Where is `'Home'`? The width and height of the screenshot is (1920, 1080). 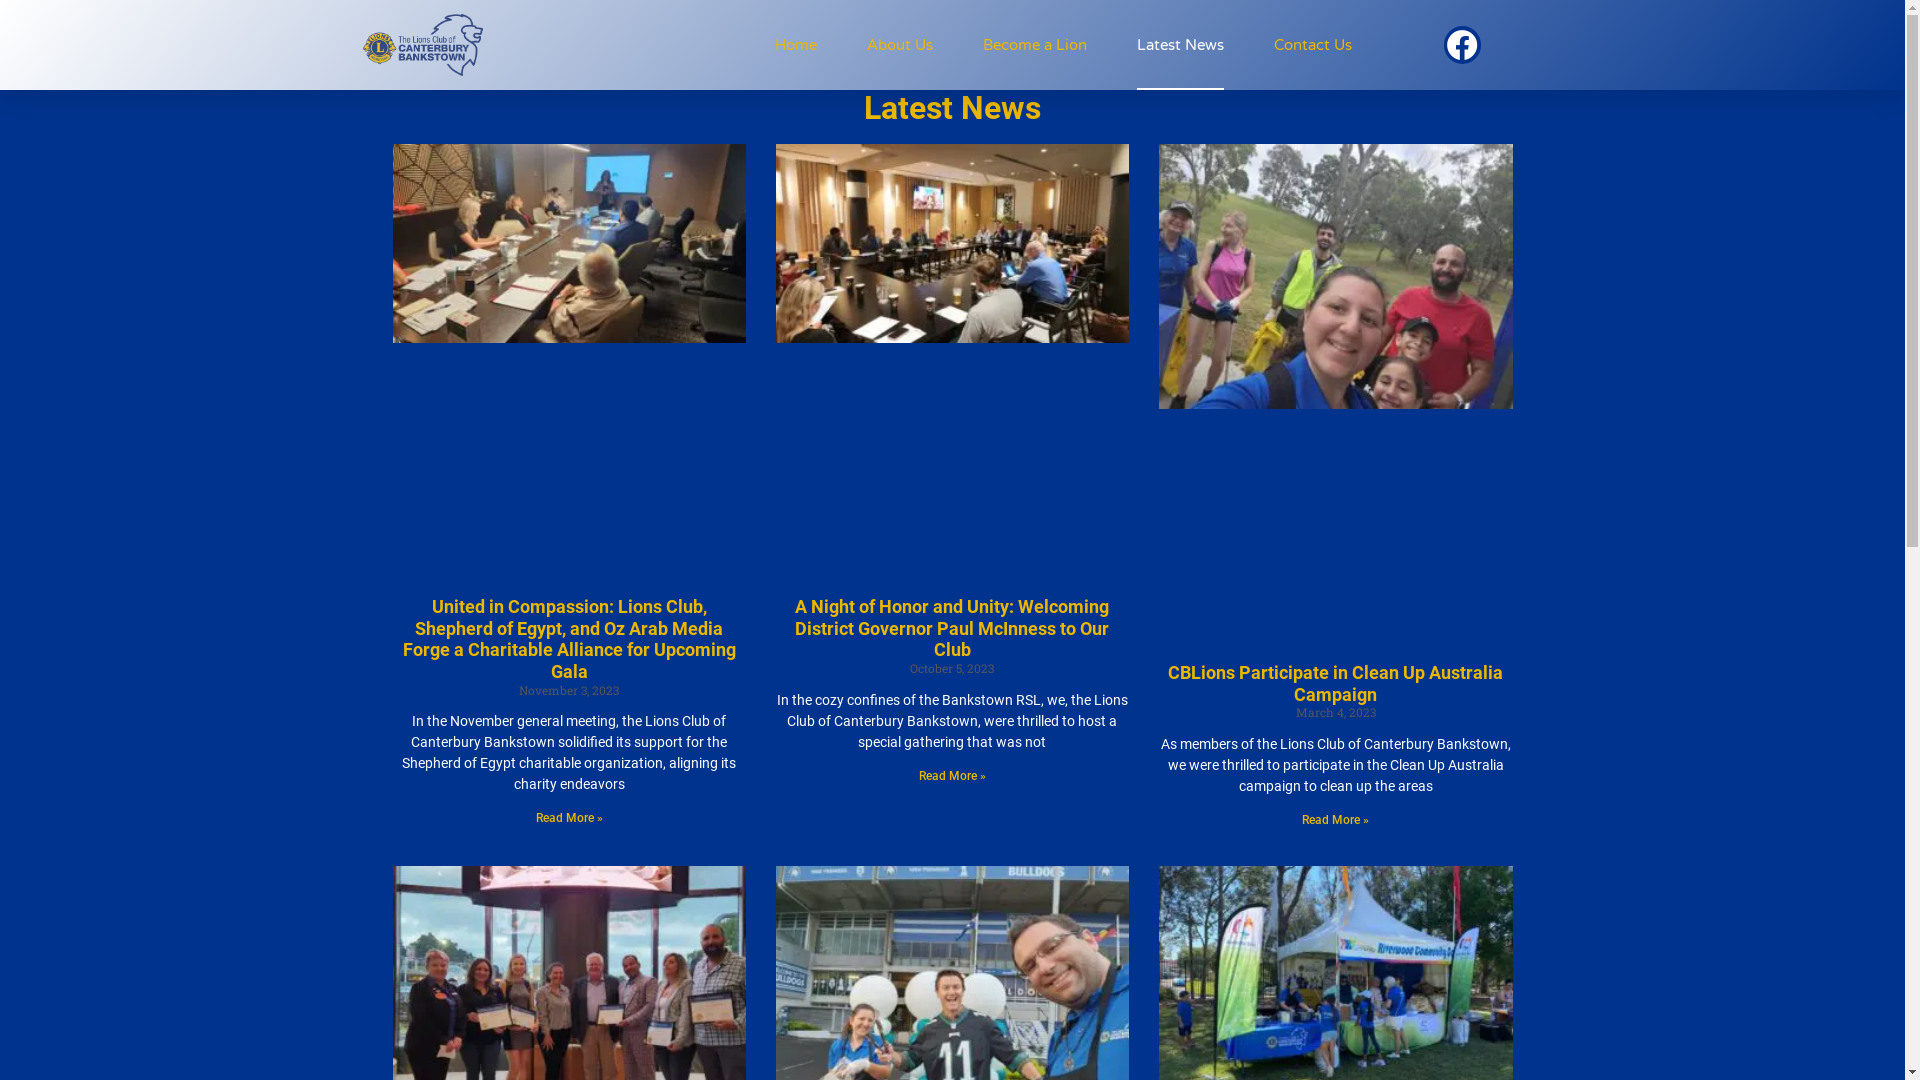 'Home' is located at coordinates (795, 45).